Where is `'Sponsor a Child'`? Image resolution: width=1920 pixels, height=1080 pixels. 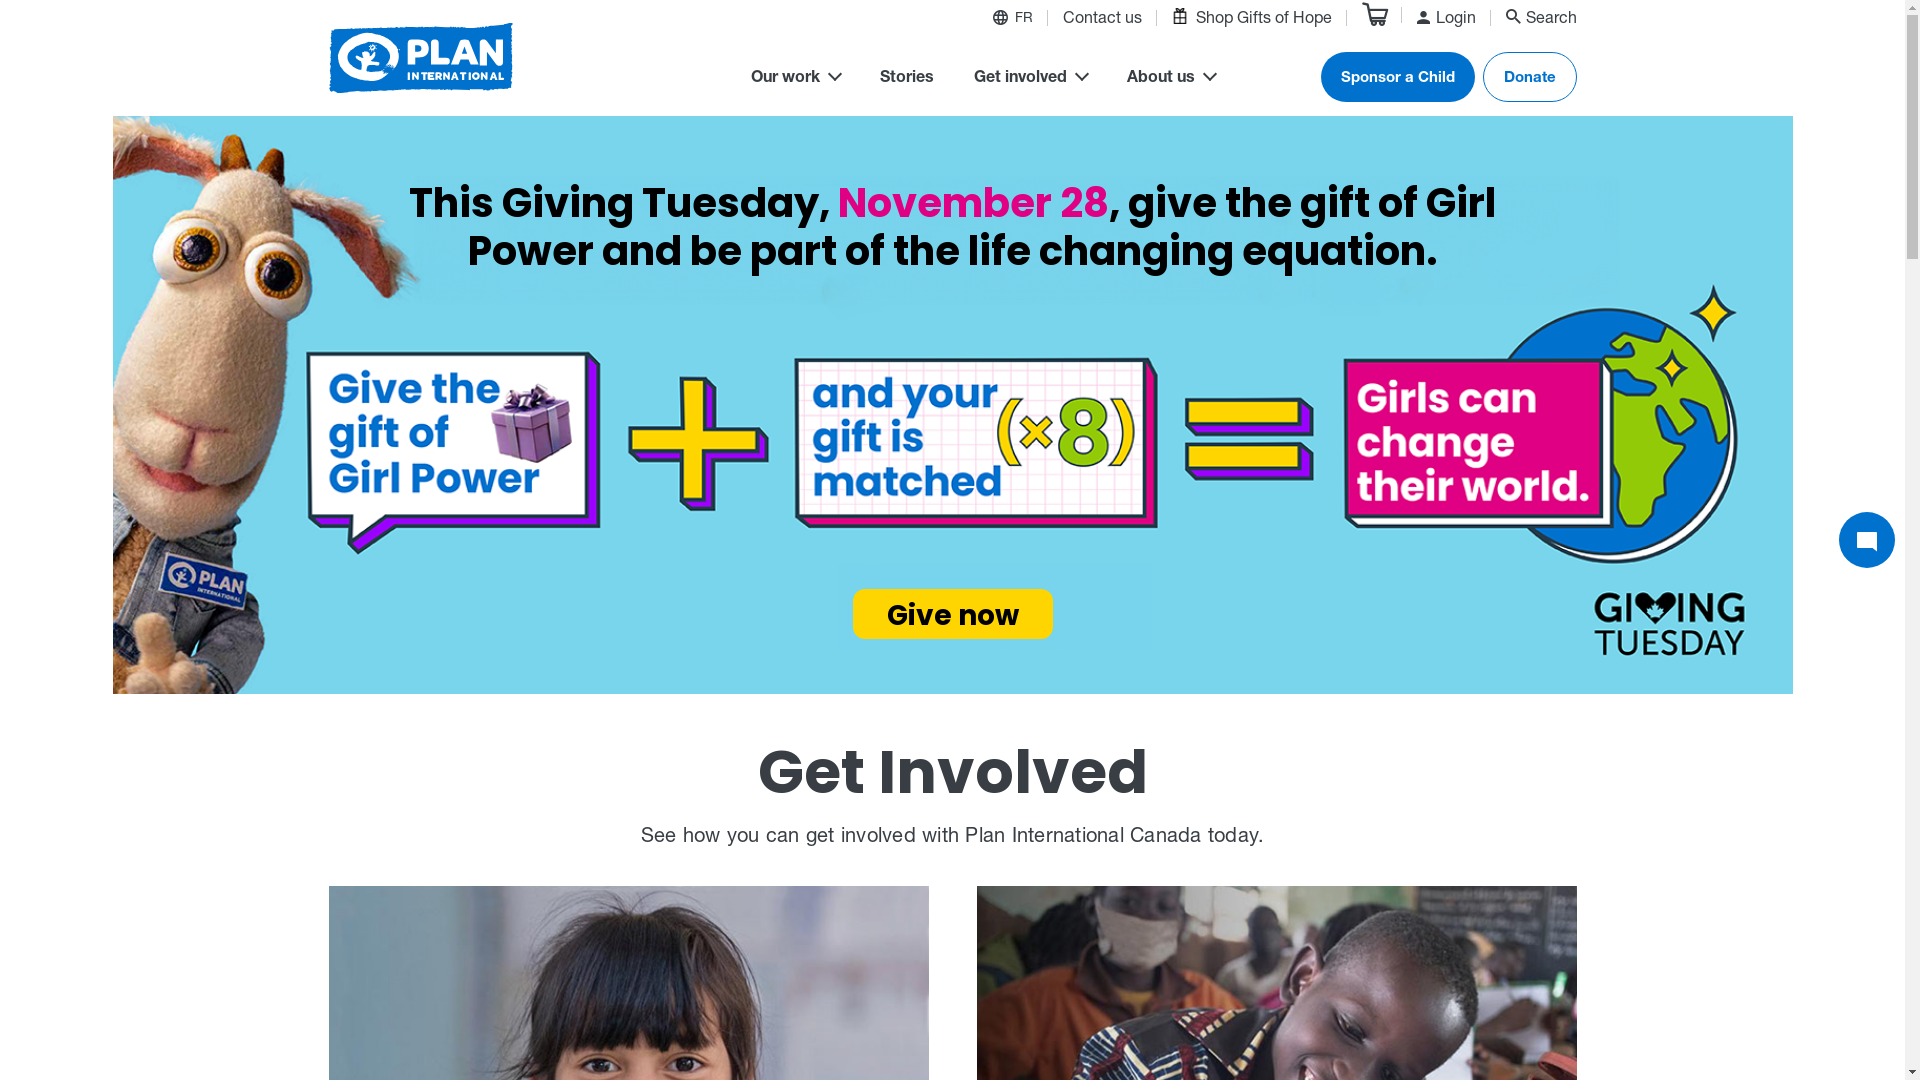 'Sponsor a Child' is located at coordinates (1395, 76).